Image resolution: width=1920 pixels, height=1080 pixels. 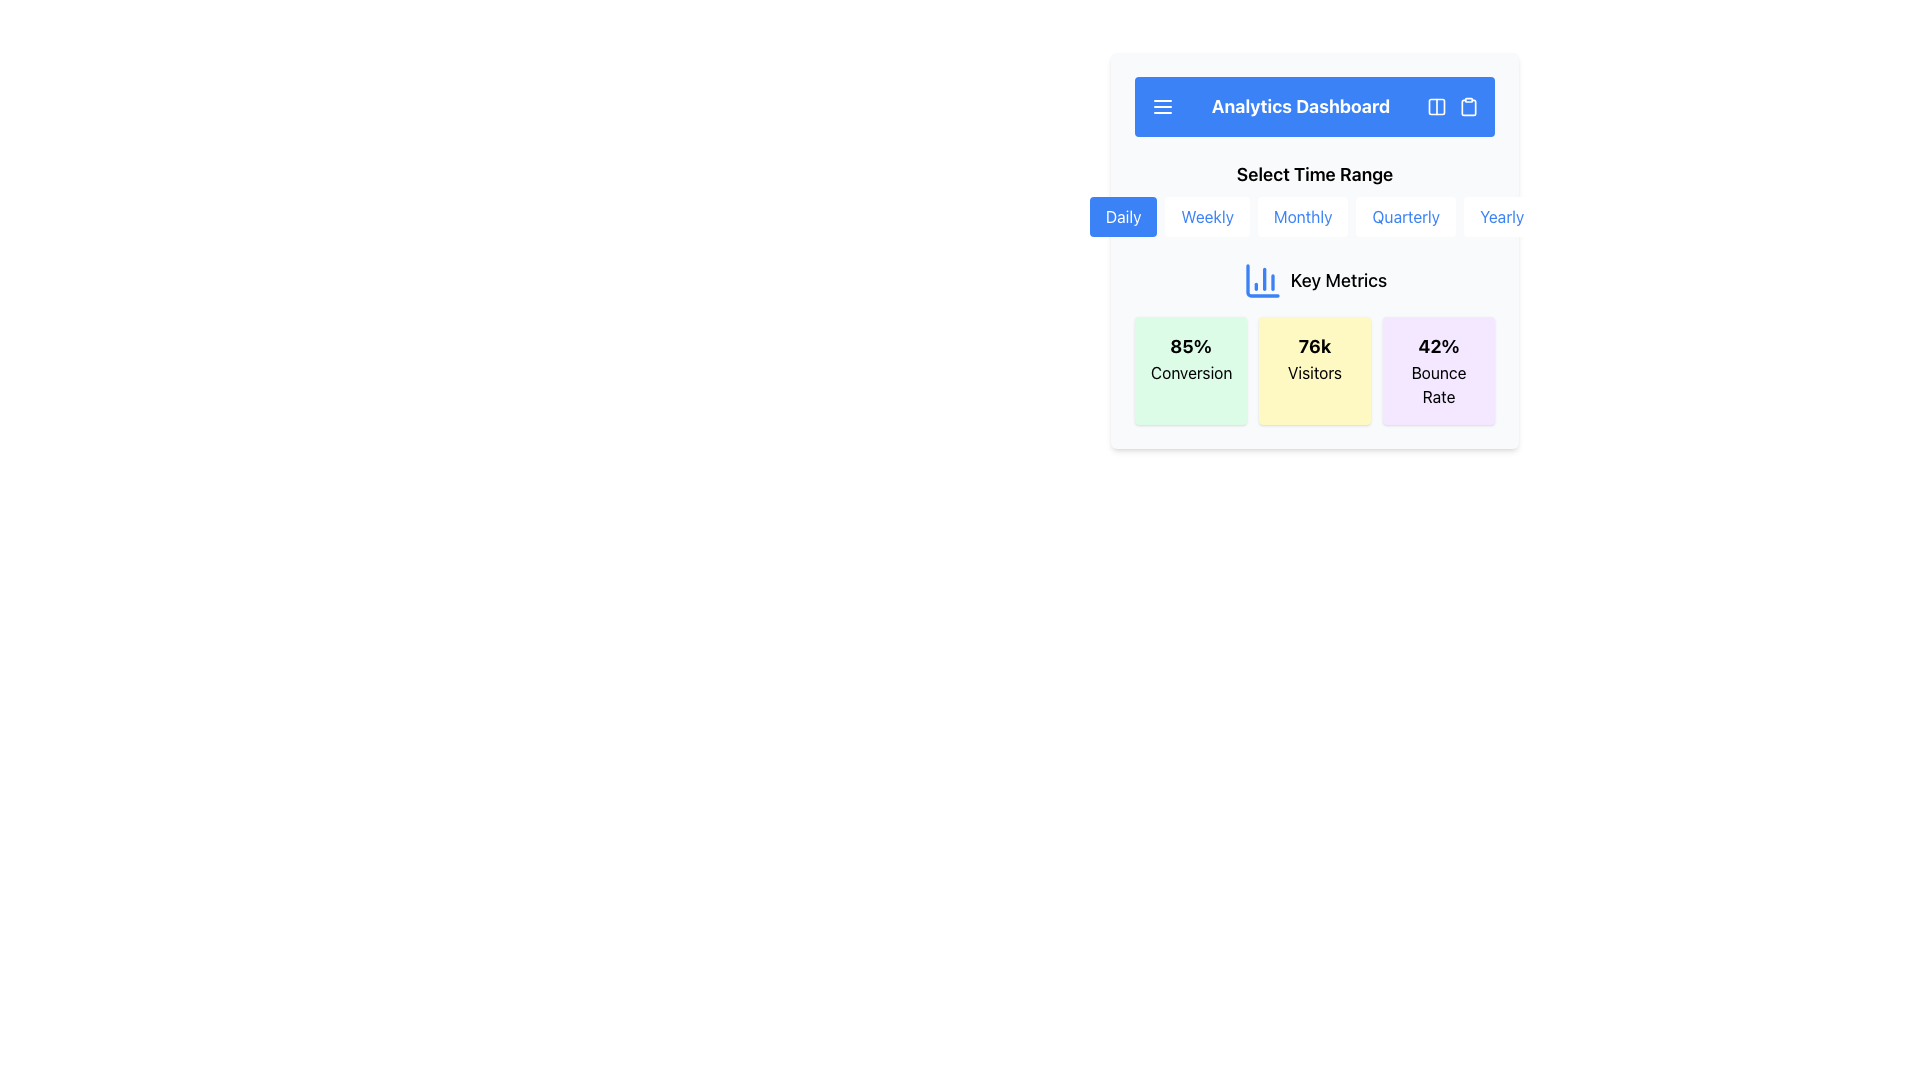 I want to click on the 'Visitors' metric card component located at the center-bottom area of the 'Key Metrics' section for reordering, so click(x=1315, y=370).